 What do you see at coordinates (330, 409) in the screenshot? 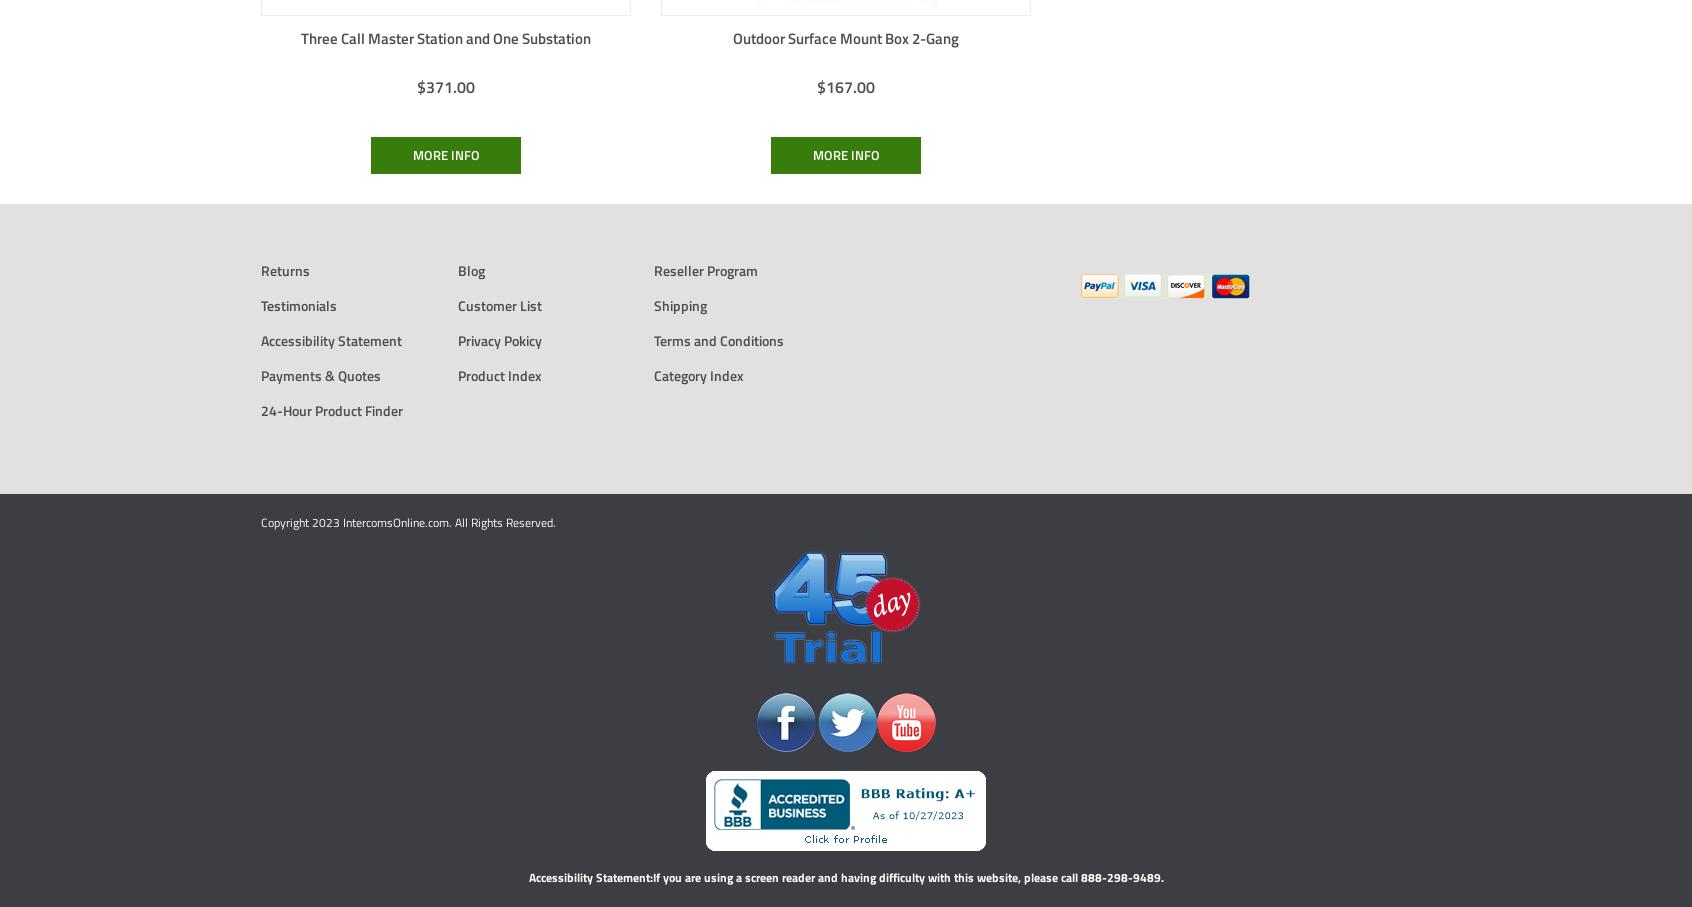
I see `'24-Hour Product Finder'` at bounding box center [330, 409].